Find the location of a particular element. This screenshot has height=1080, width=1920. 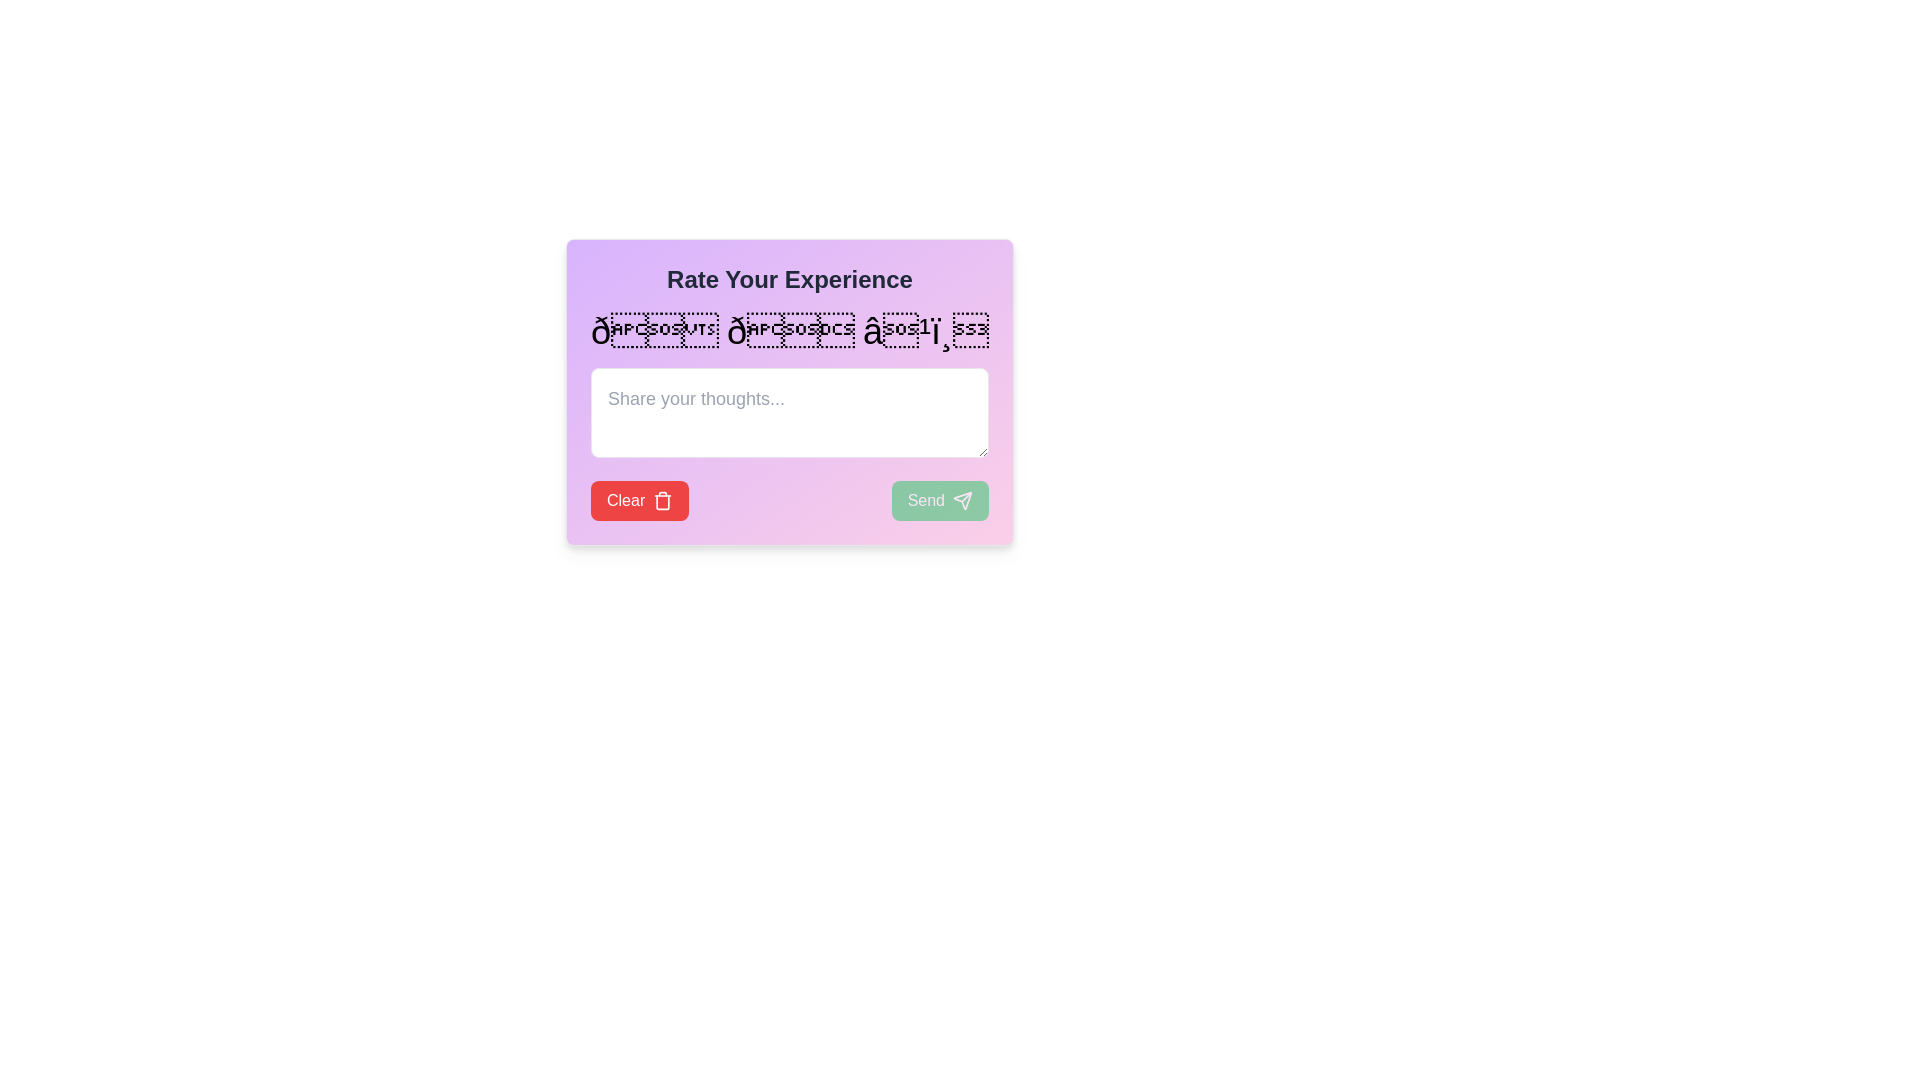

the 'Clear' button with red background and white text, which includes a trash can icon on its right side, to observe the hover effect is located at coordinates (640, 500).